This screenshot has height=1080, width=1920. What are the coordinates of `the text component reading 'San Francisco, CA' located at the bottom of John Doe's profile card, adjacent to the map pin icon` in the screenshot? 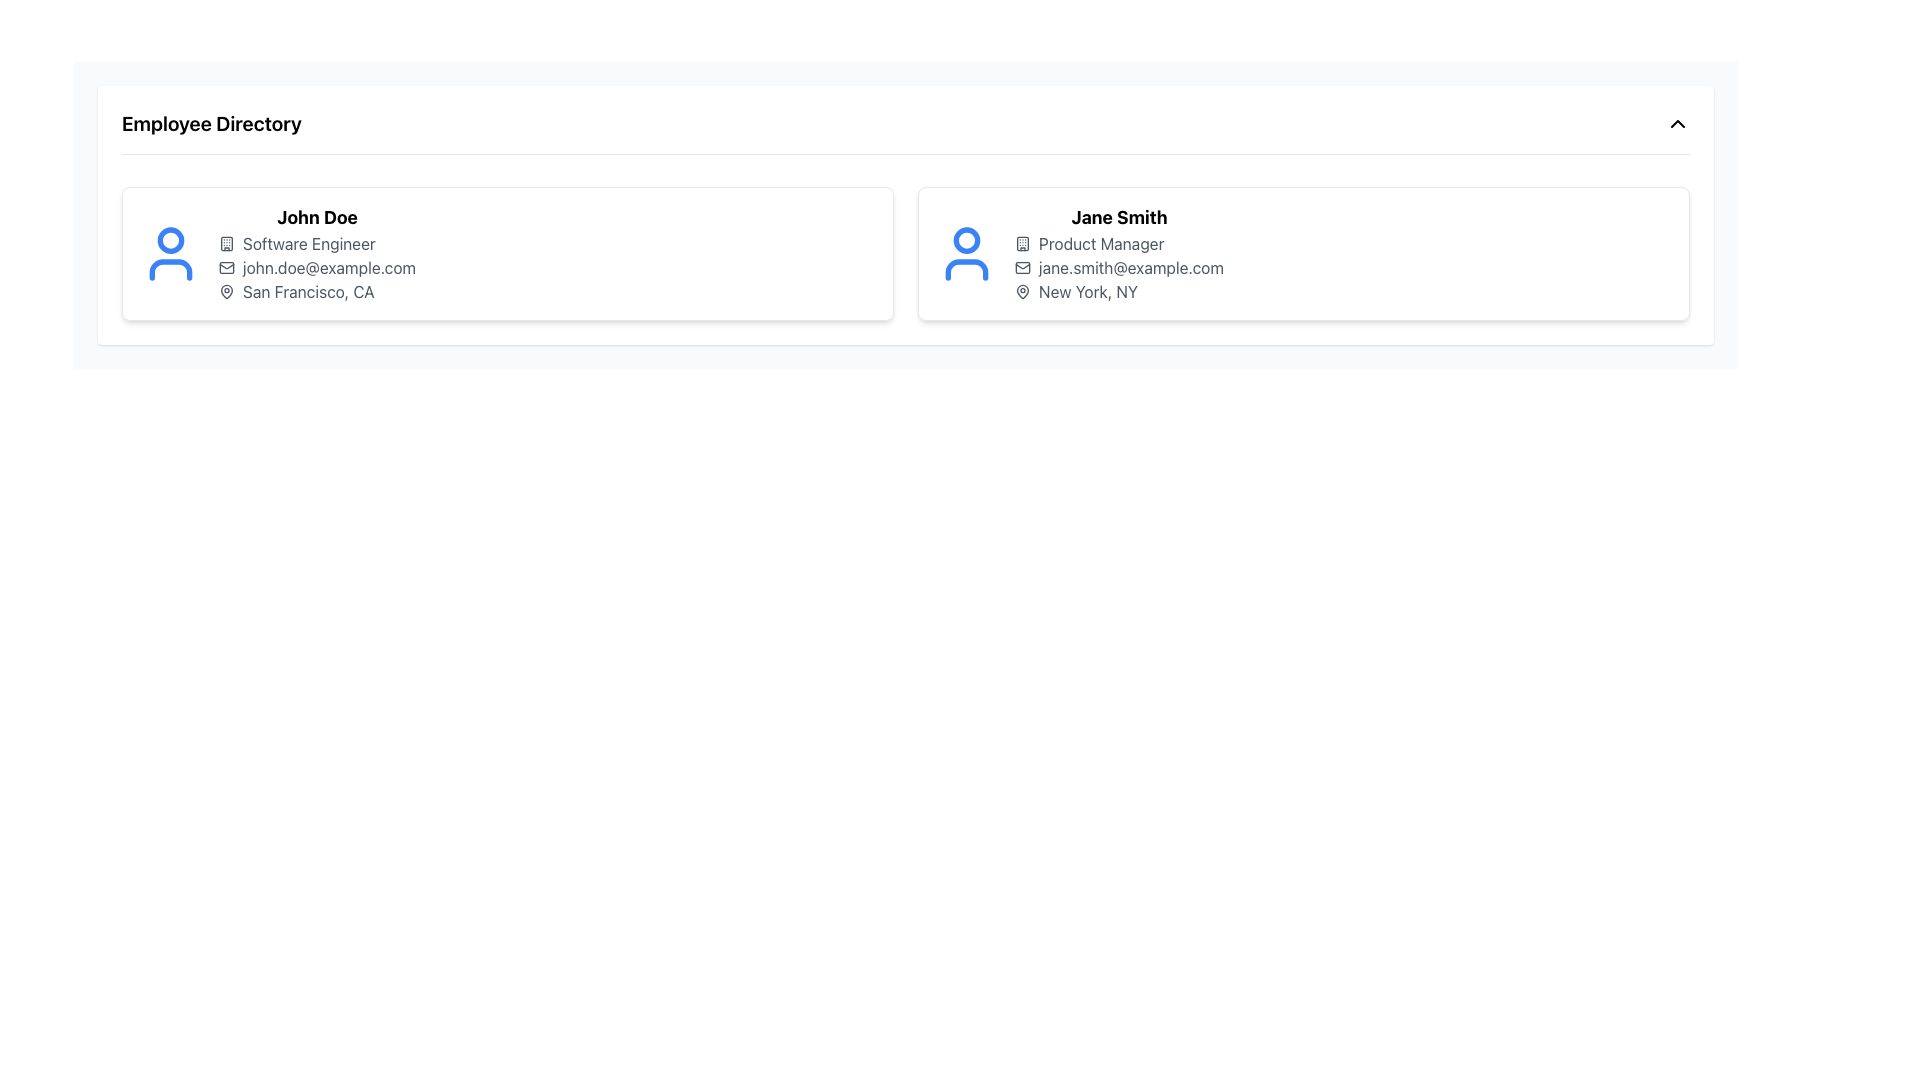 It's located at (316, 292).